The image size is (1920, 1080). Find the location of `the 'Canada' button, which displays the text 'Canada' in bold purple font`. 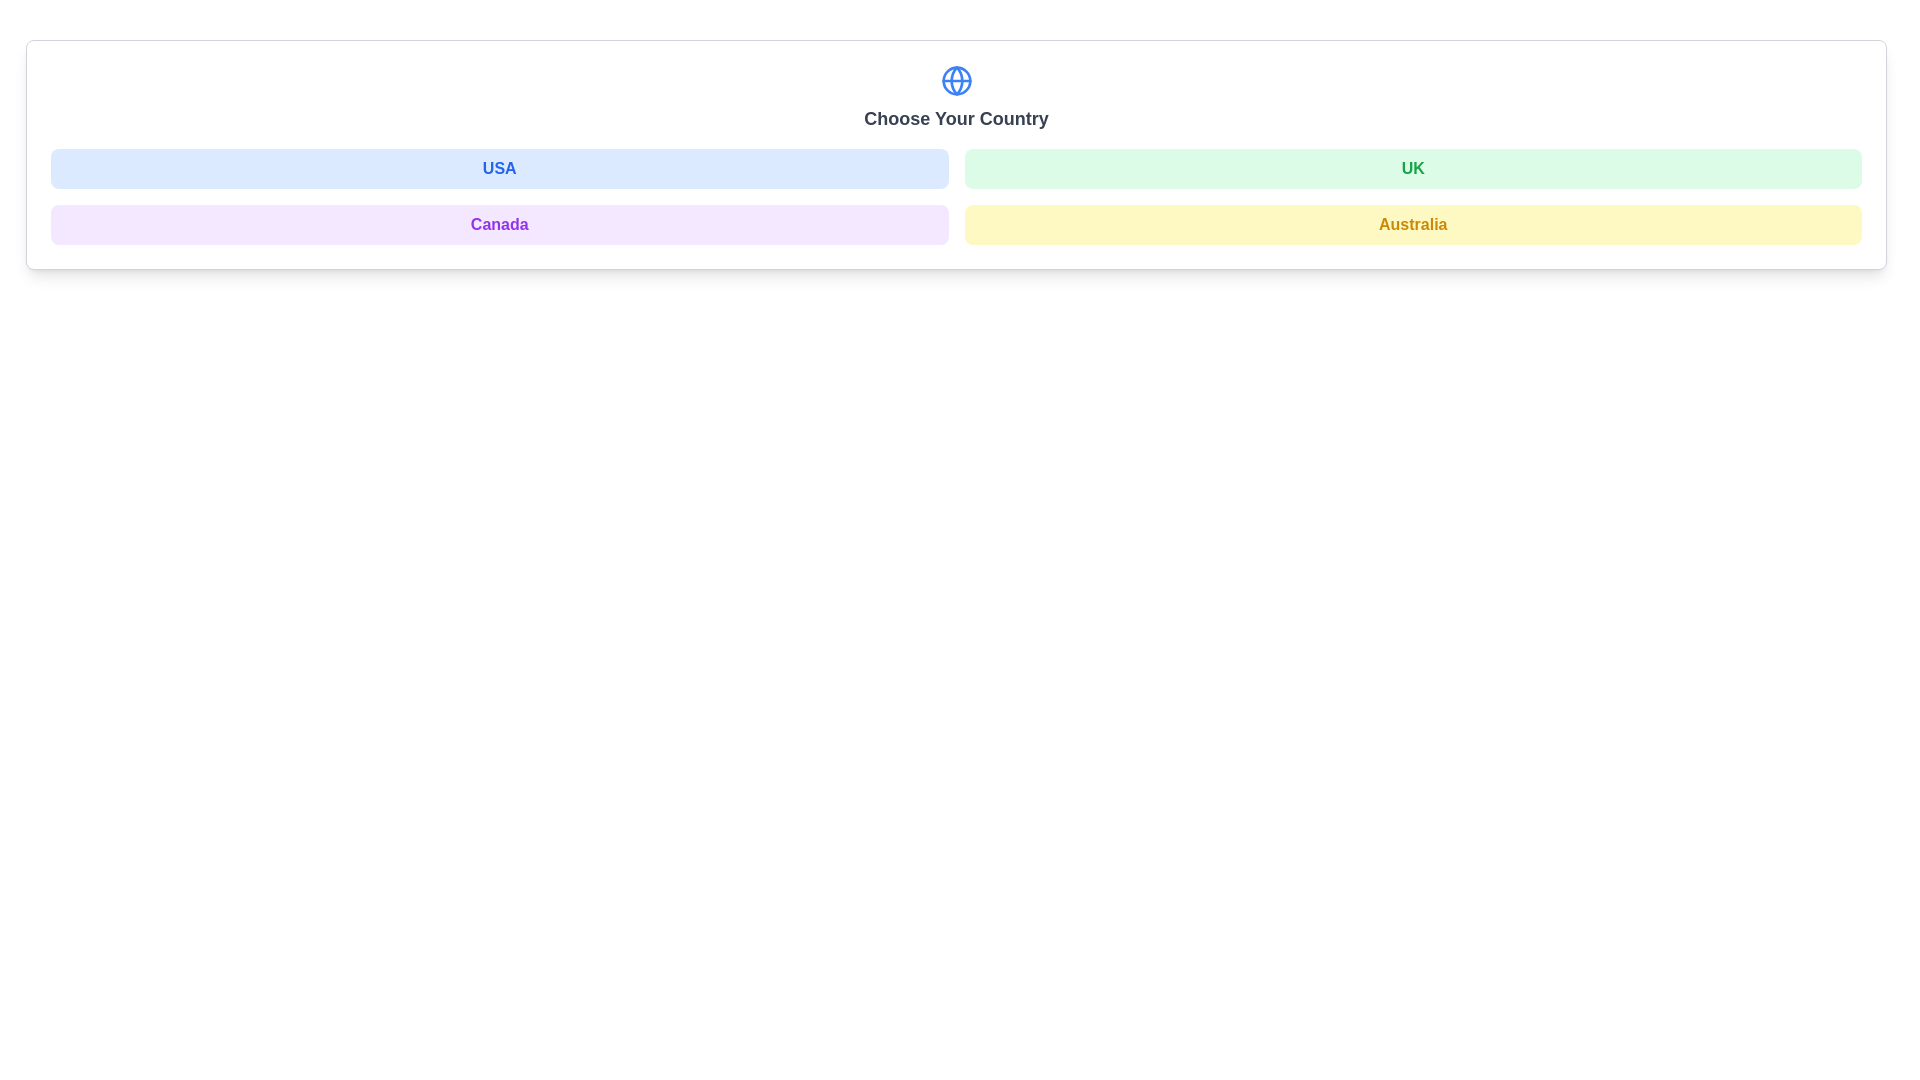

the 'Canada' button, which displays the text 'Canada' in bold purple font is located at coordinates (499, 224).